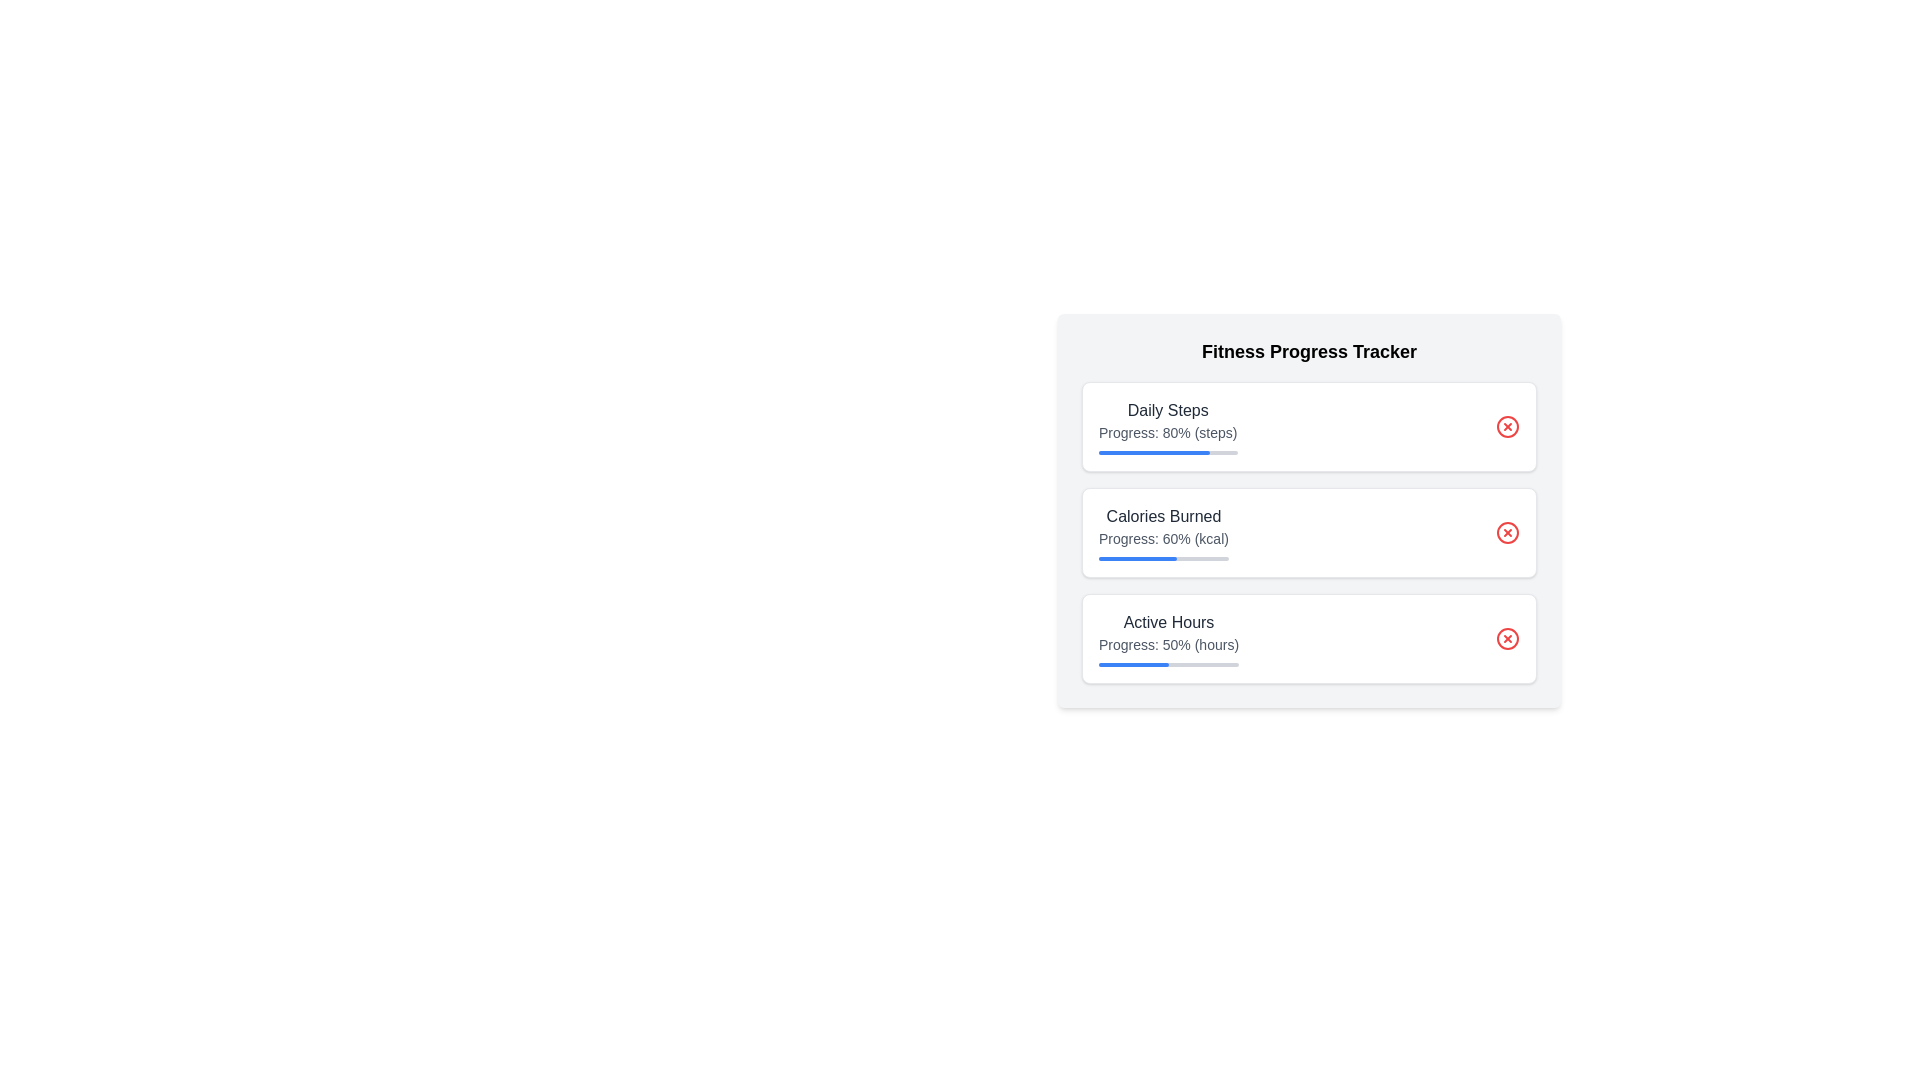  Describe the element at coordinates (1309, 531) in the screenshot. I see `the second fitness progress tracker in the Grouped content display for tooltip or additional details` at that location.